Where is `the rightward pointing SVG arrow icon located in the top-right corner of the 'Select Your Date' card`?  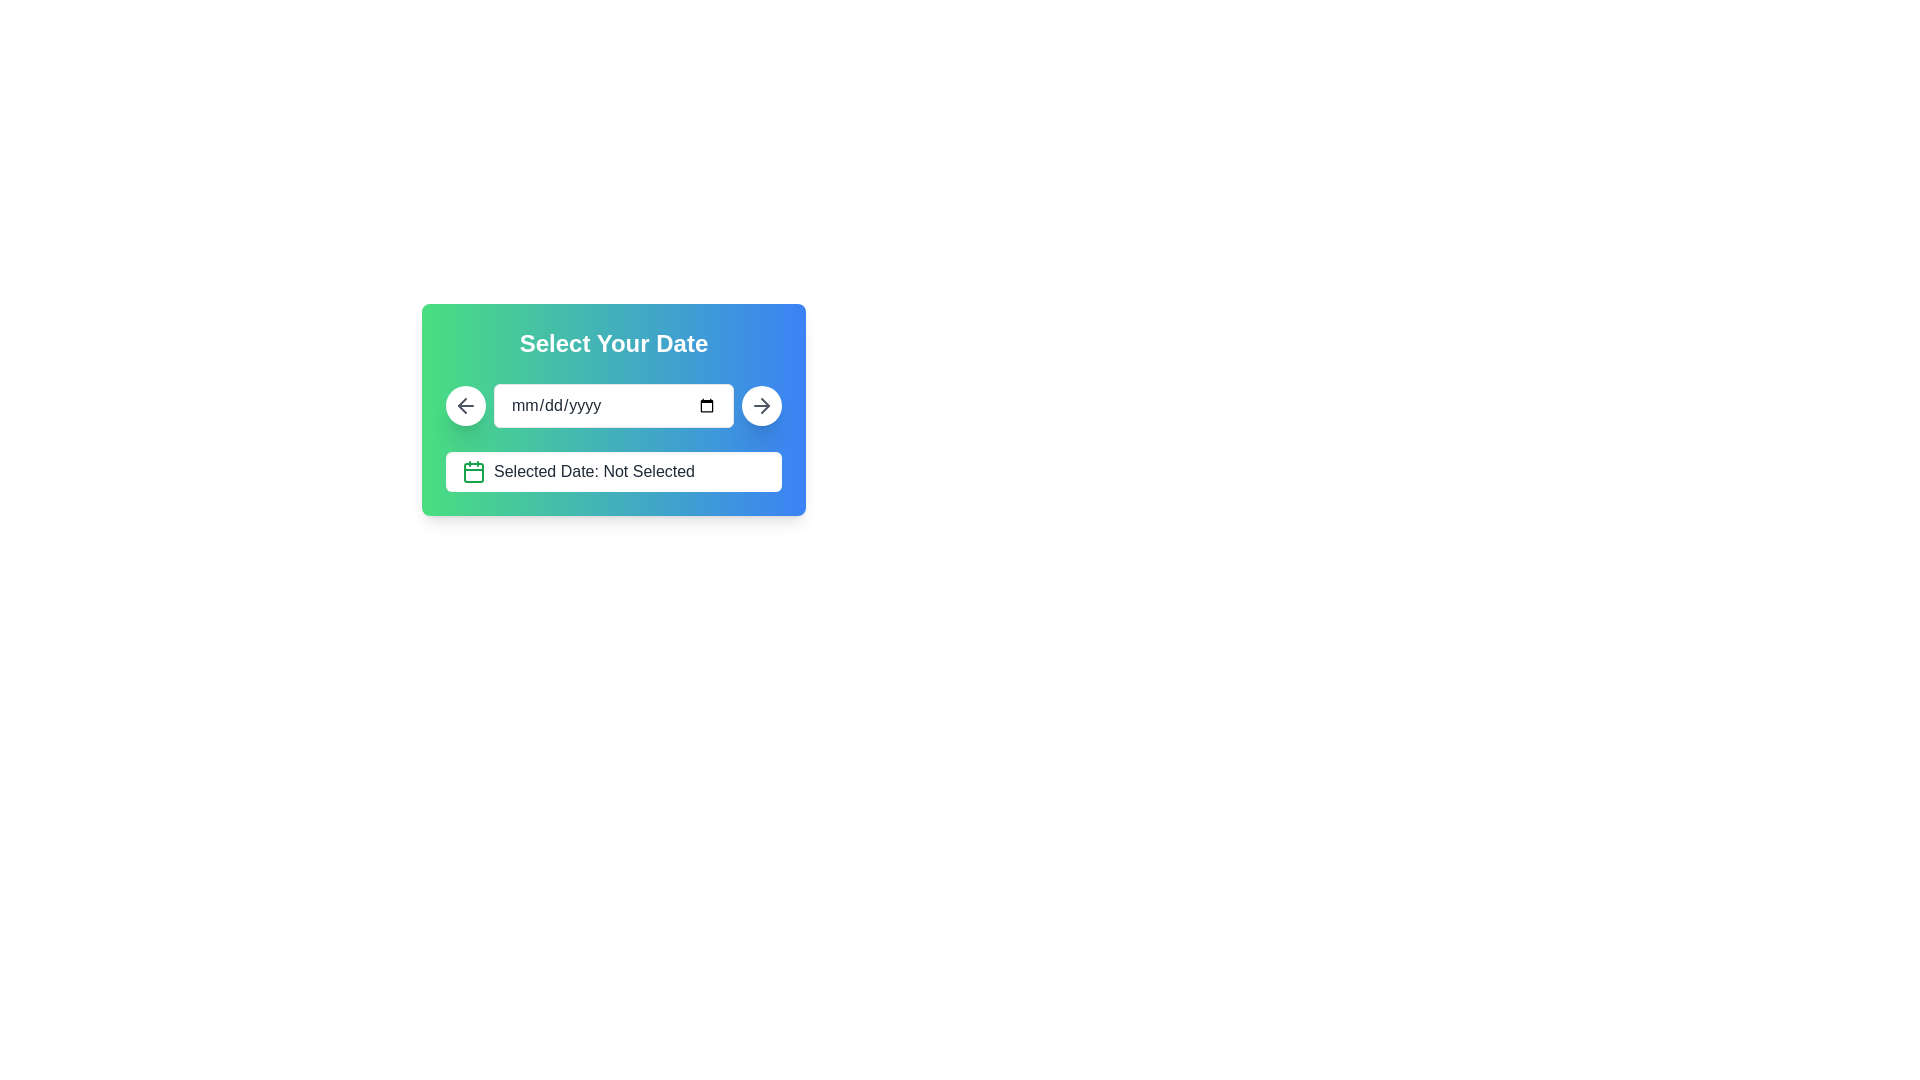 the rightward pointing SVG arrow icon located in the top-right corner of the 'Select Your Date' card is located at coordinates (764, 405).